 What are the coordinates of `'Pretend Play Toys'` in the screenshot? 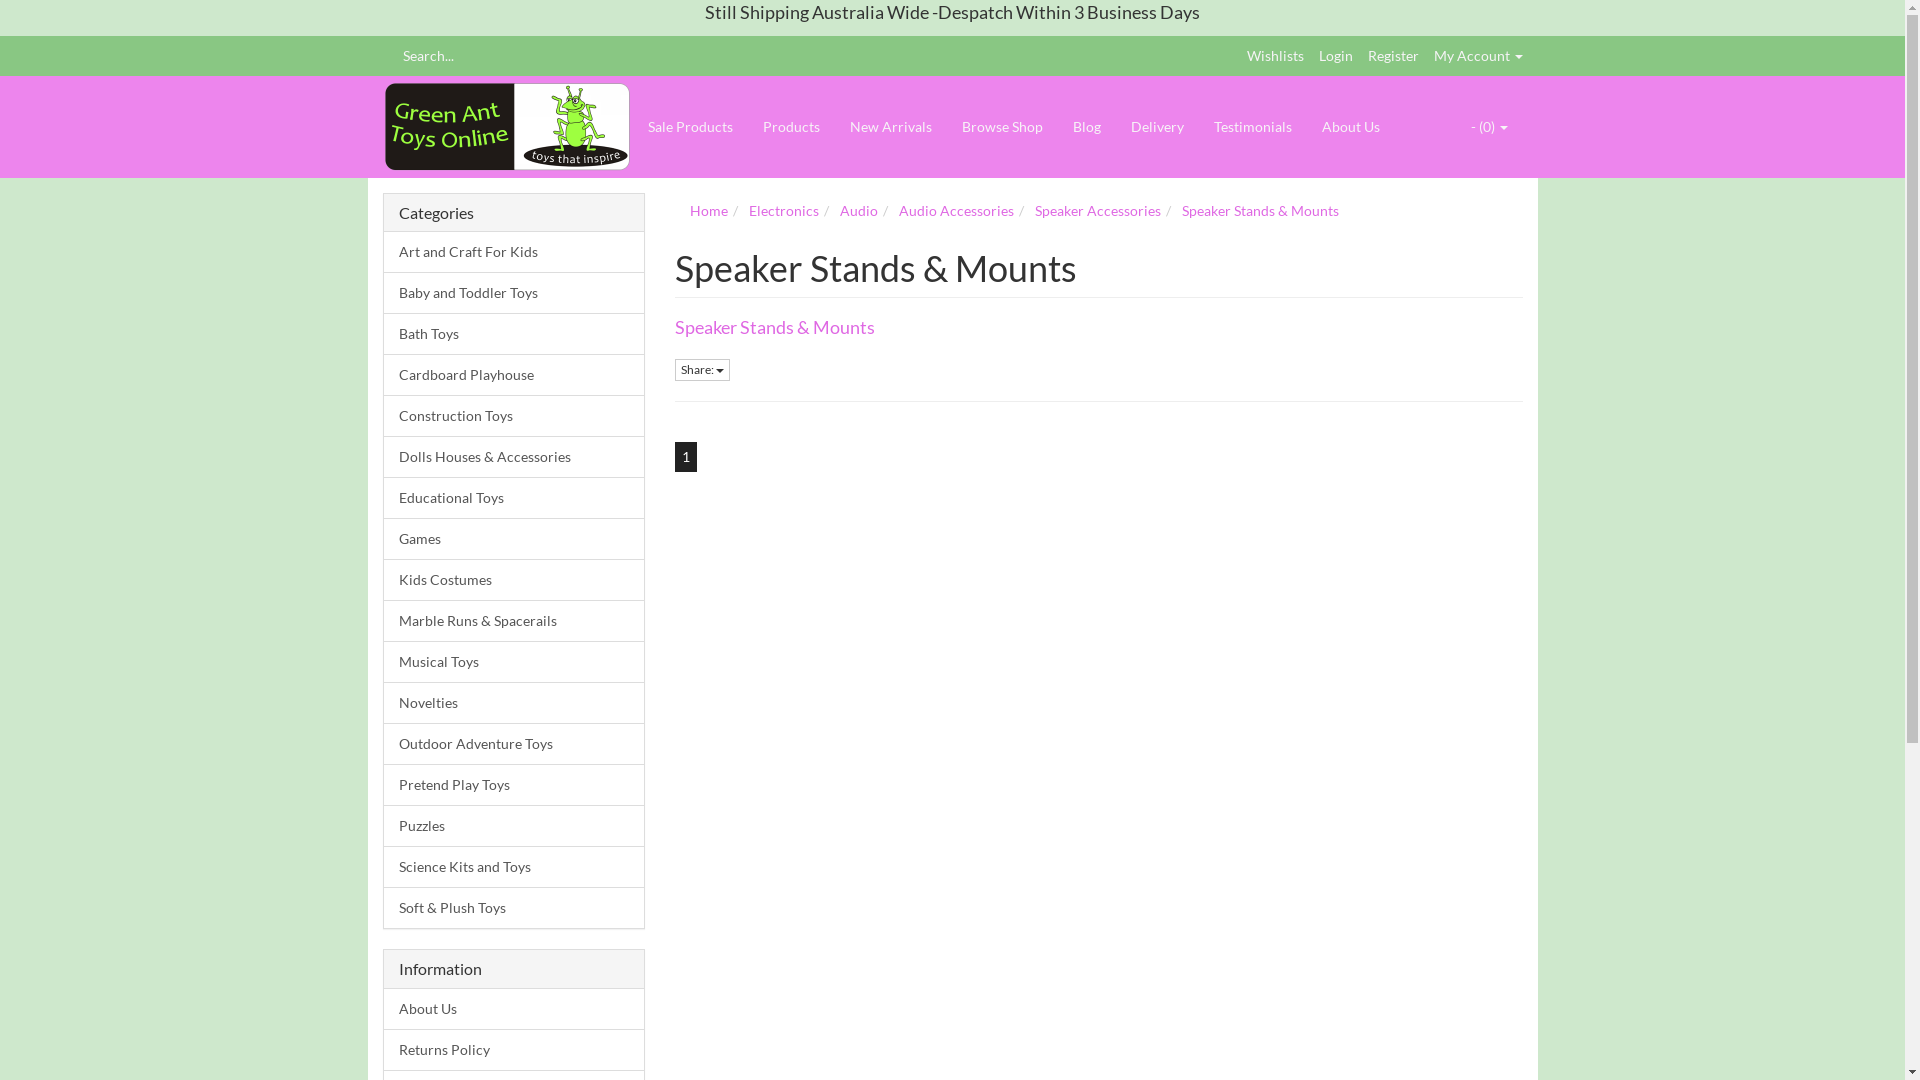 It's located at (514, 783).